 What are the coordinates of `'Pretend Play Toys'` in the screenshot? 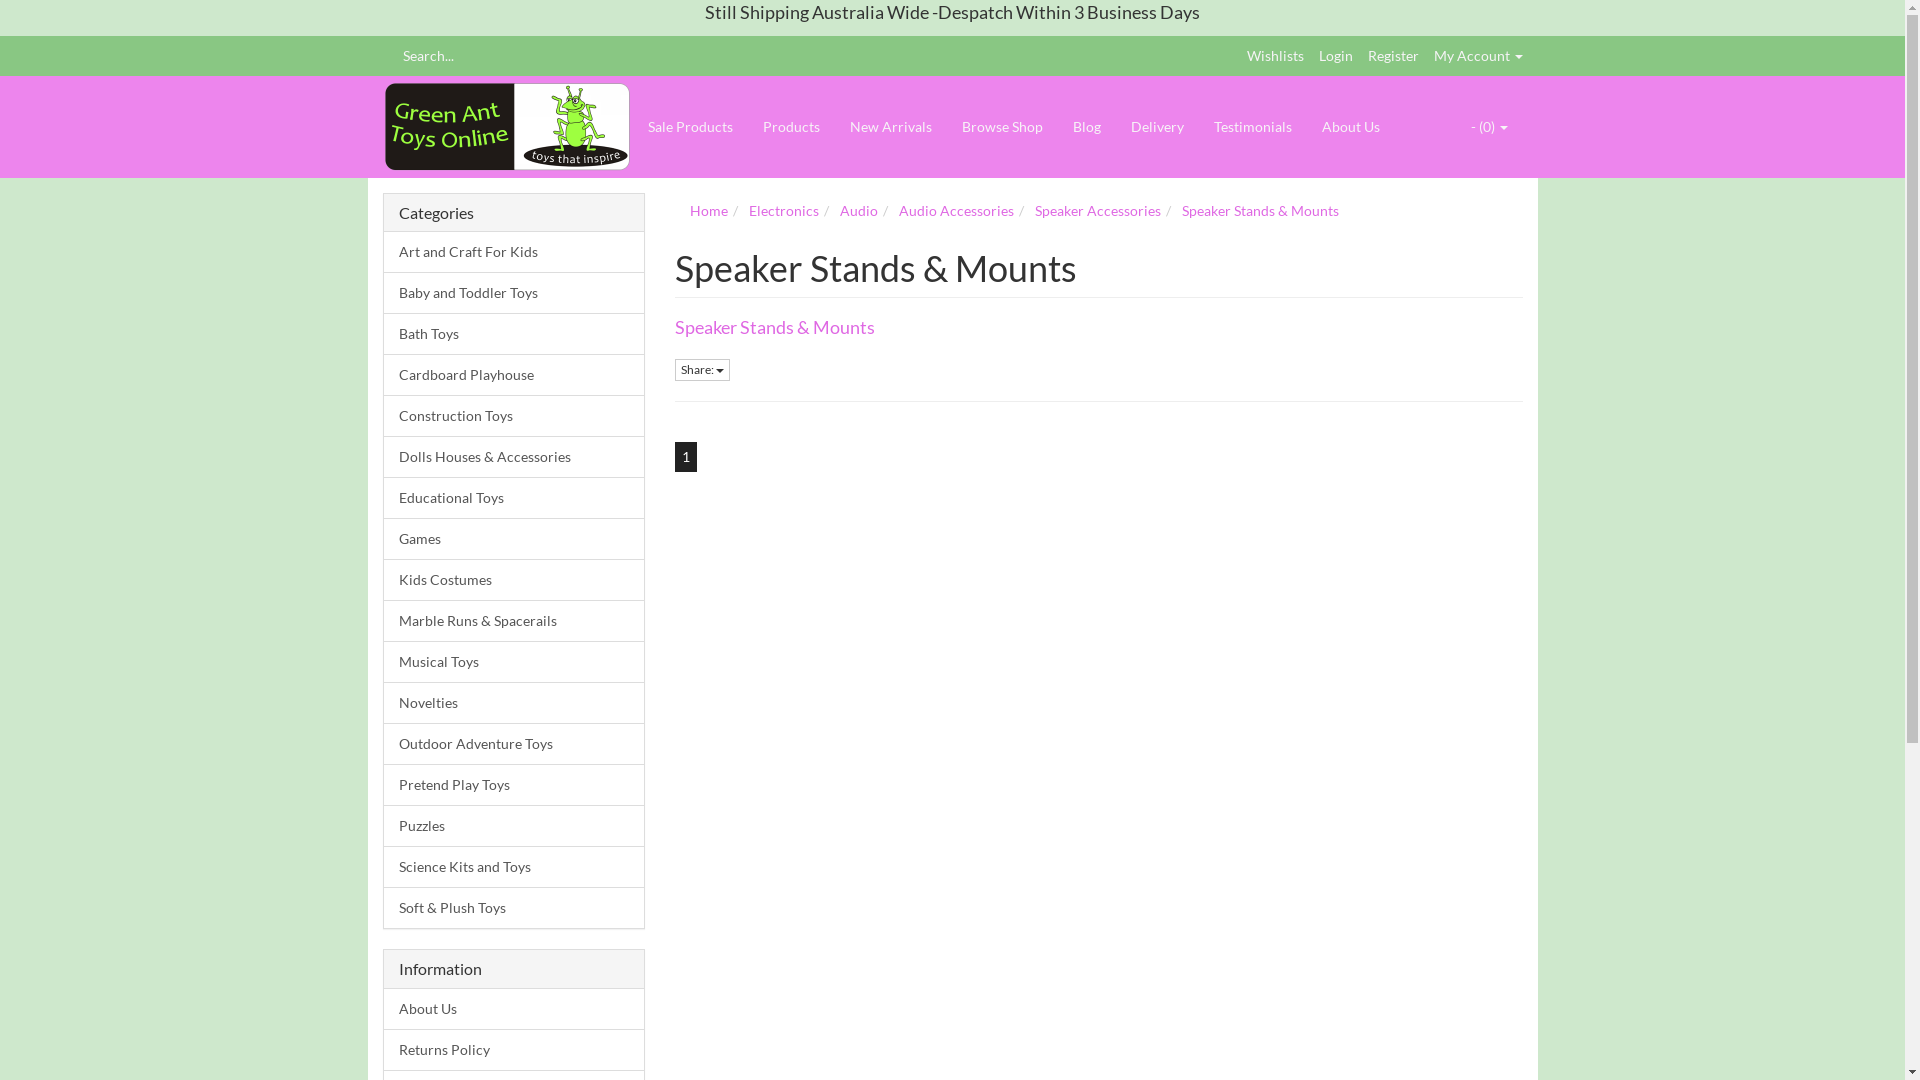 It's located at (514, 783).